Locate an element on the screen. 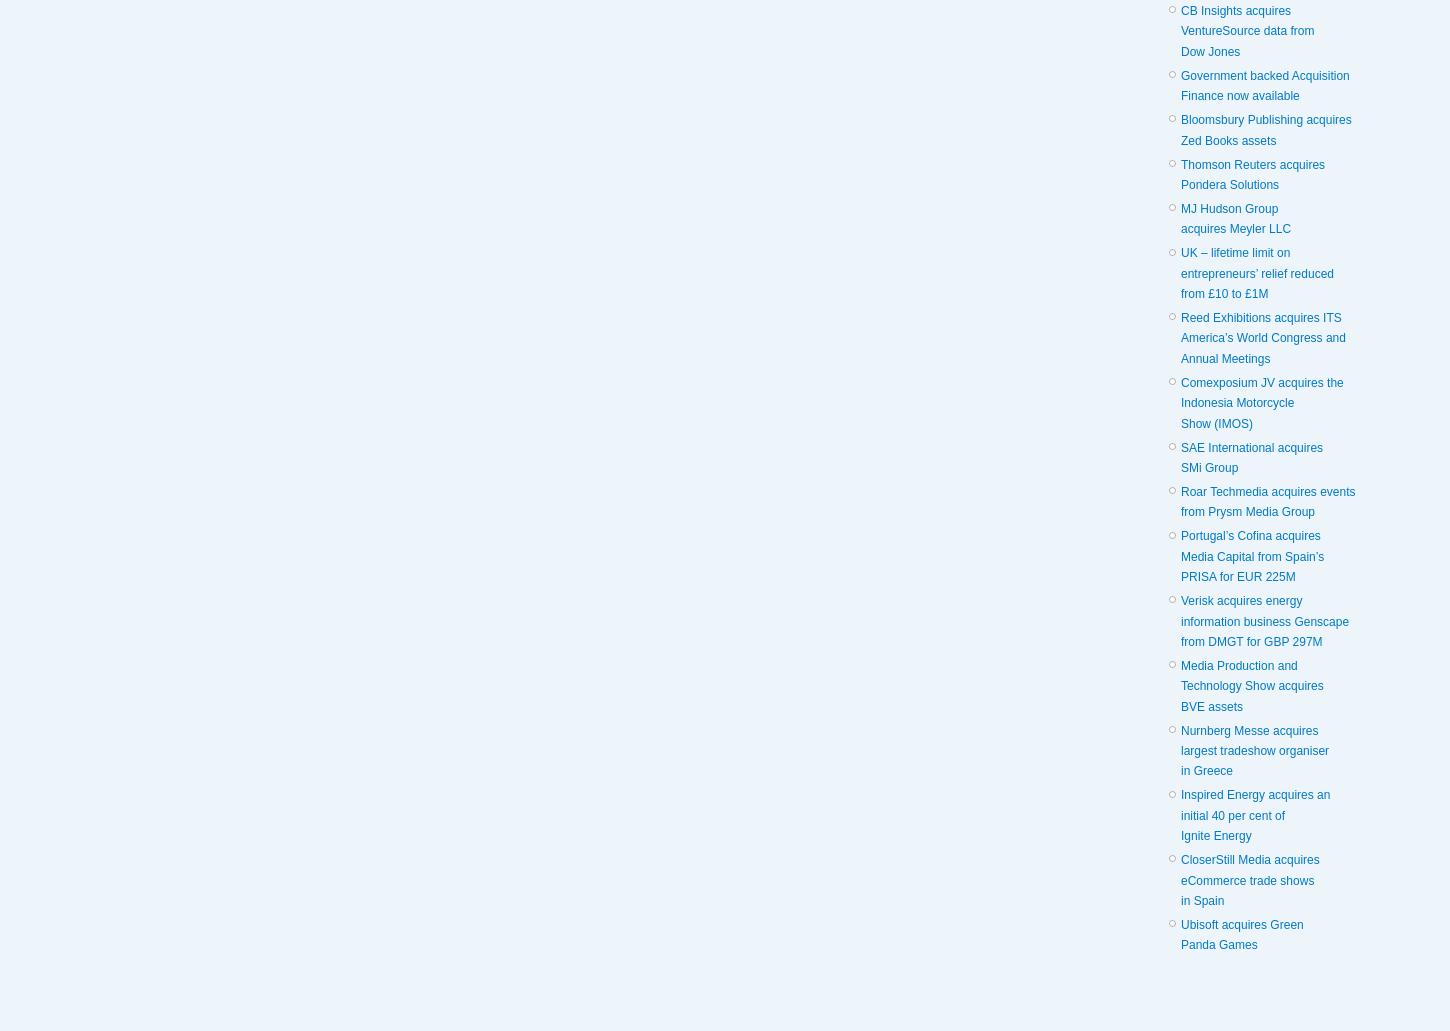 This screenshot has height=1031, width=1450. 'MJ Hudson Group acquires Meyler LLC' is located at coordinates (1237, 218).